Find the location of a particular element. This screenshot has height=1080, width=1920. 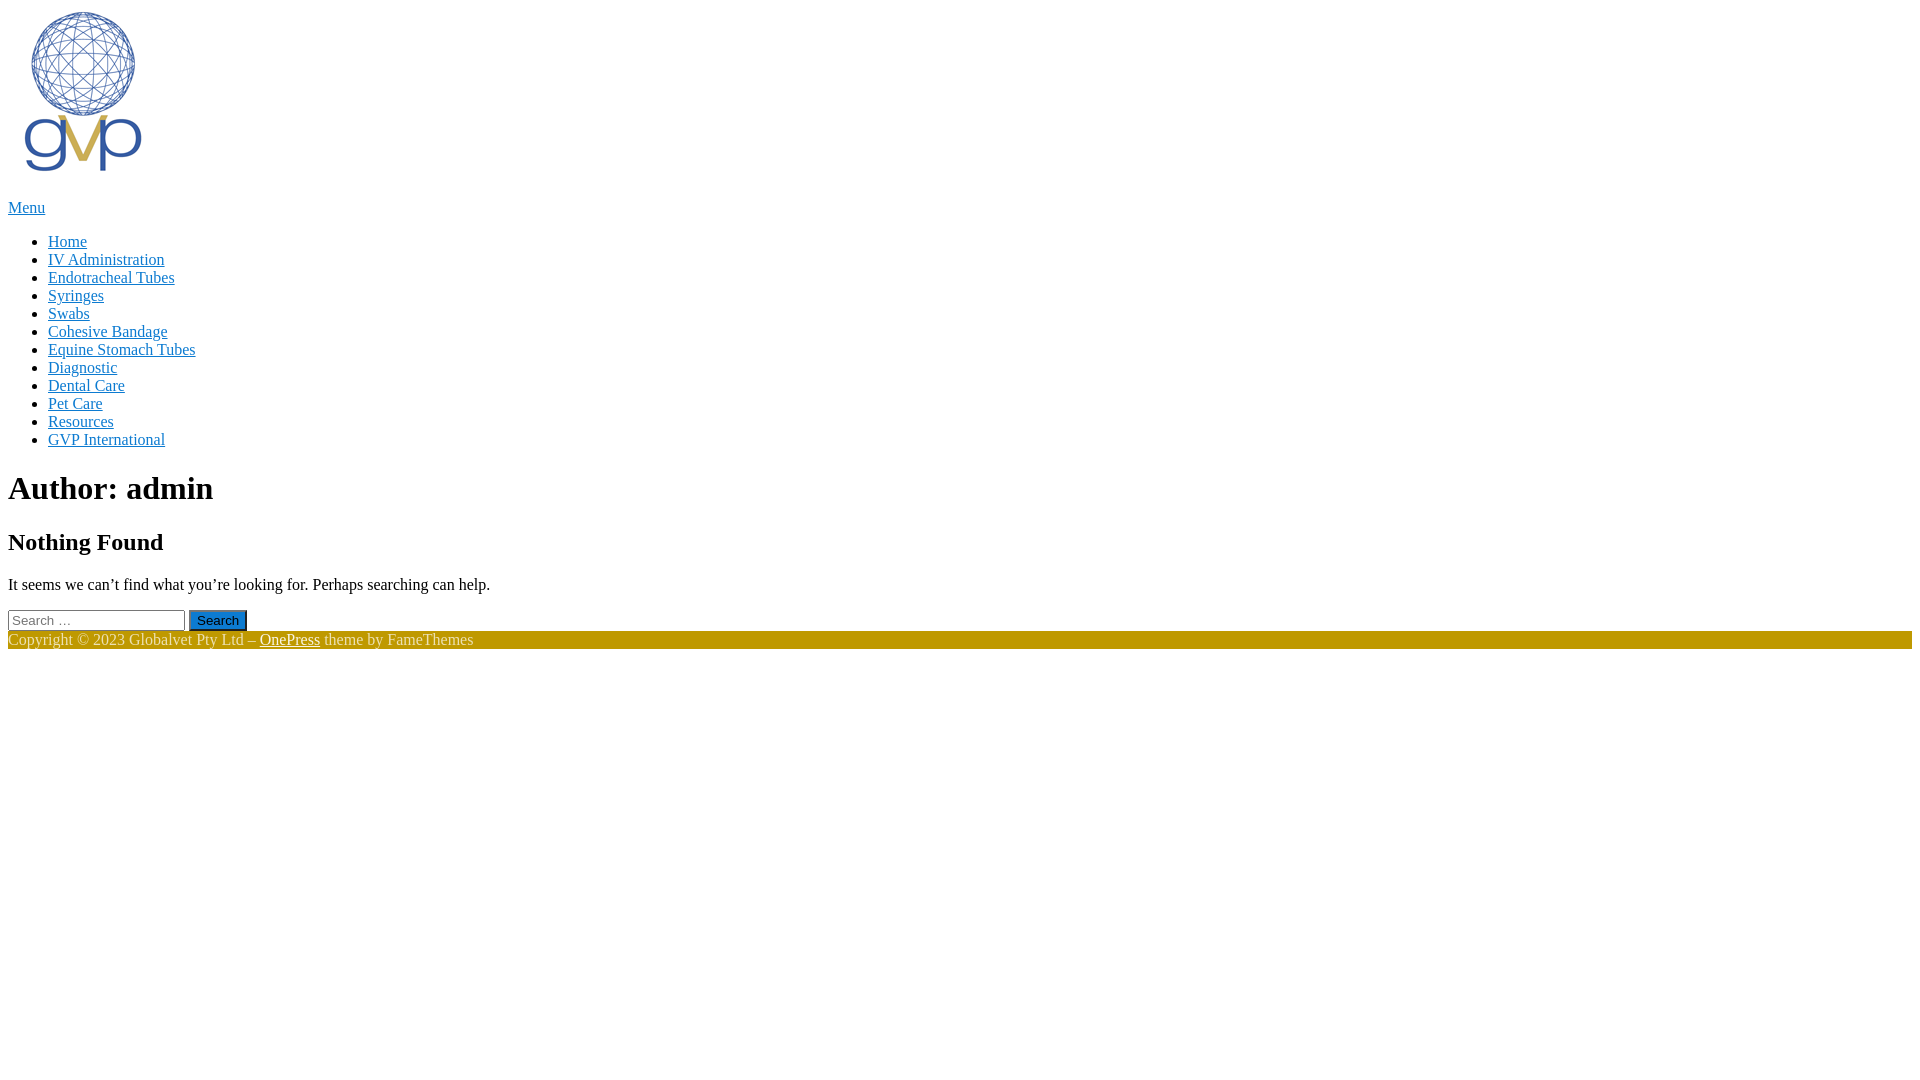

'Syringes' is located at coordinates (76, 295).